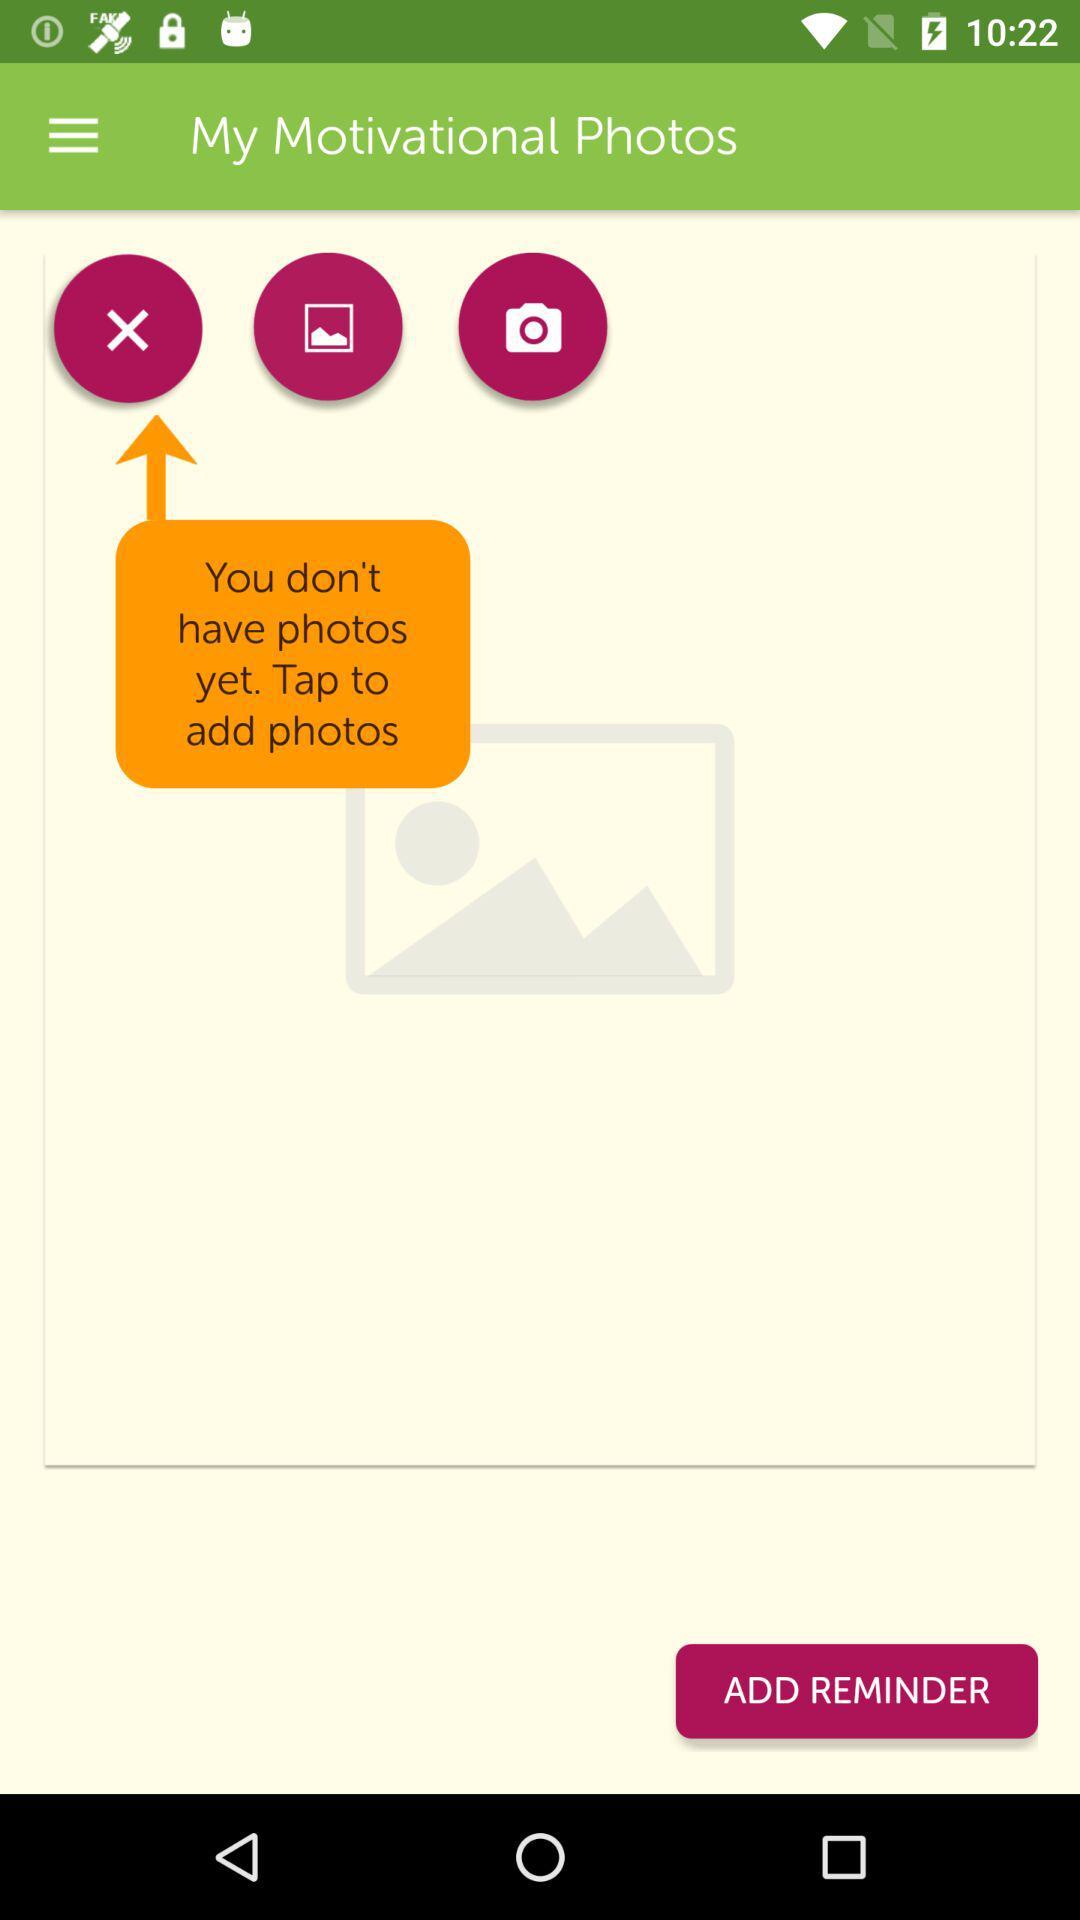 Image resolution: width=1080 pixels, height=1920 pixels. What do you see at coordinates (327, 333) in the screenshot?
I see `item above the you don t item` at bounding box center [327, 333].